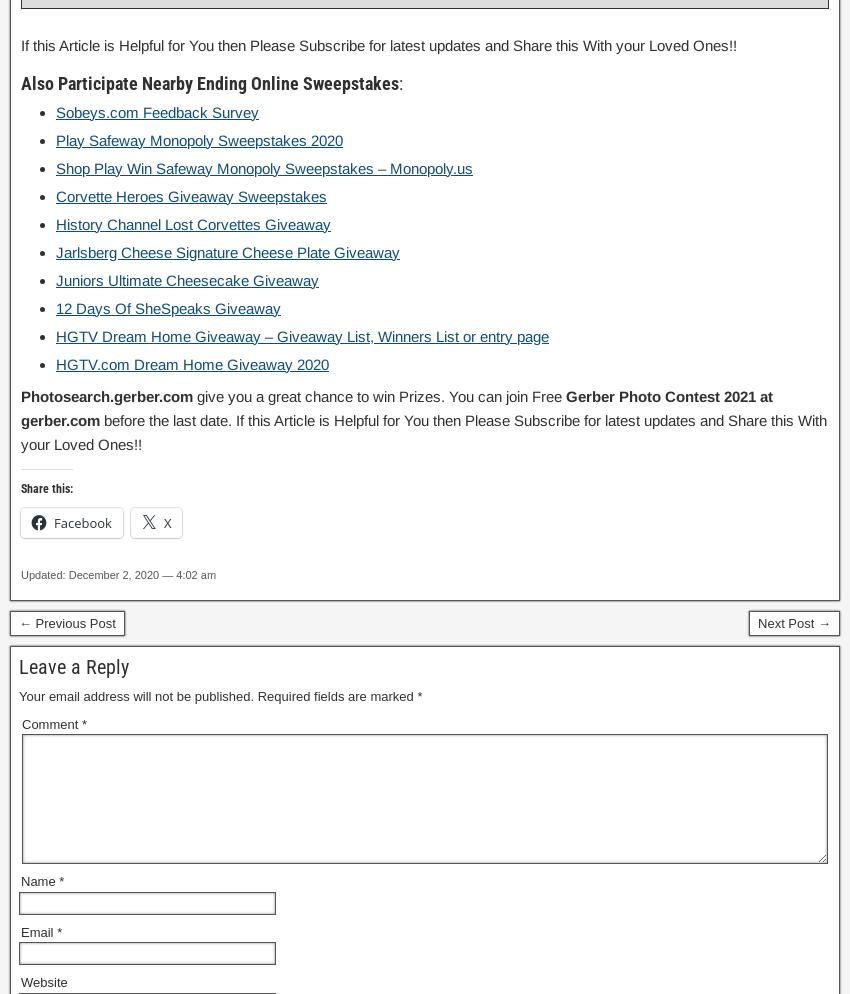 The width and height of the screenshot is (850, 994). Describe the element at coordinates (38, 931) in the screenshot. I see `'Email'` at that location.